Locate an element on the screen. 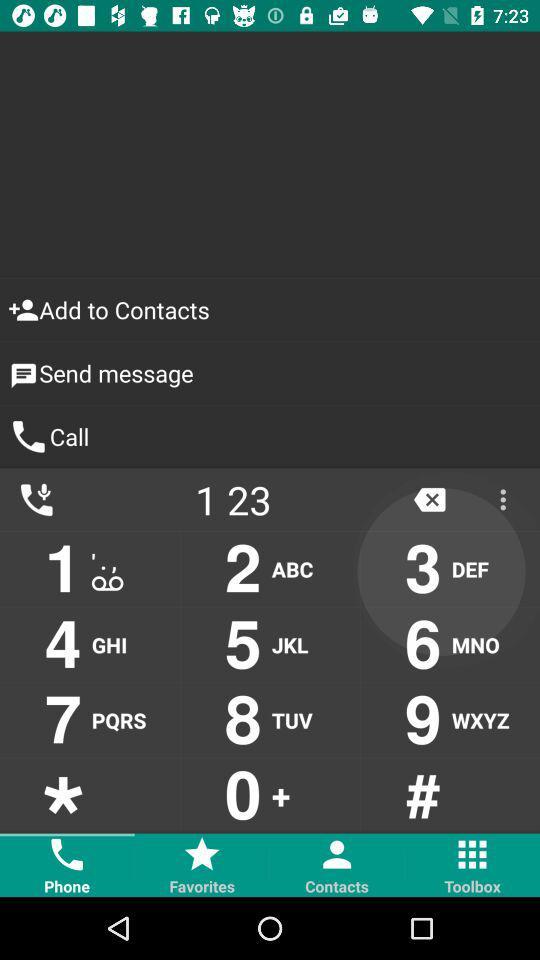 The image size is (540, 960). the close icon is located at coordinates (428, 498).